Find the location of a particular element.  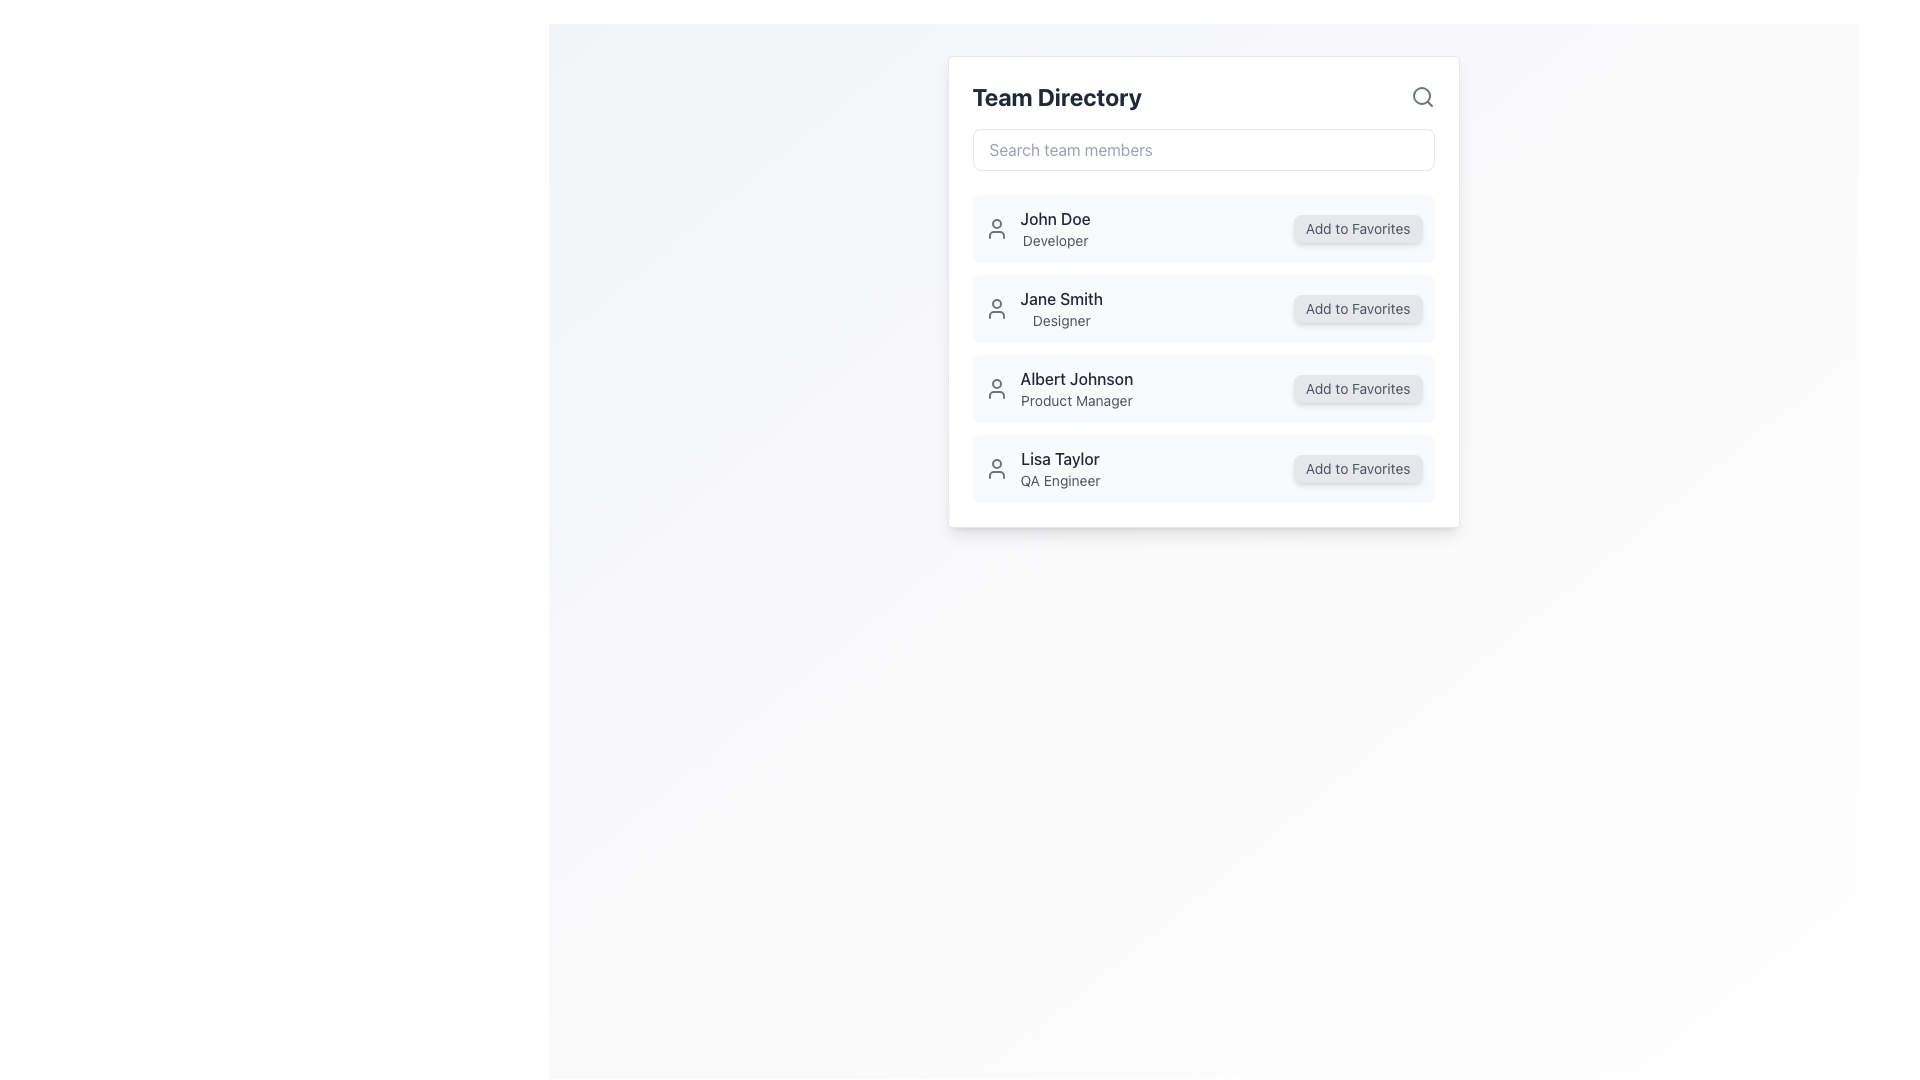

the Team Member Profile Entry for 'Albert Johnson' is located at coordinates (1057, 389).